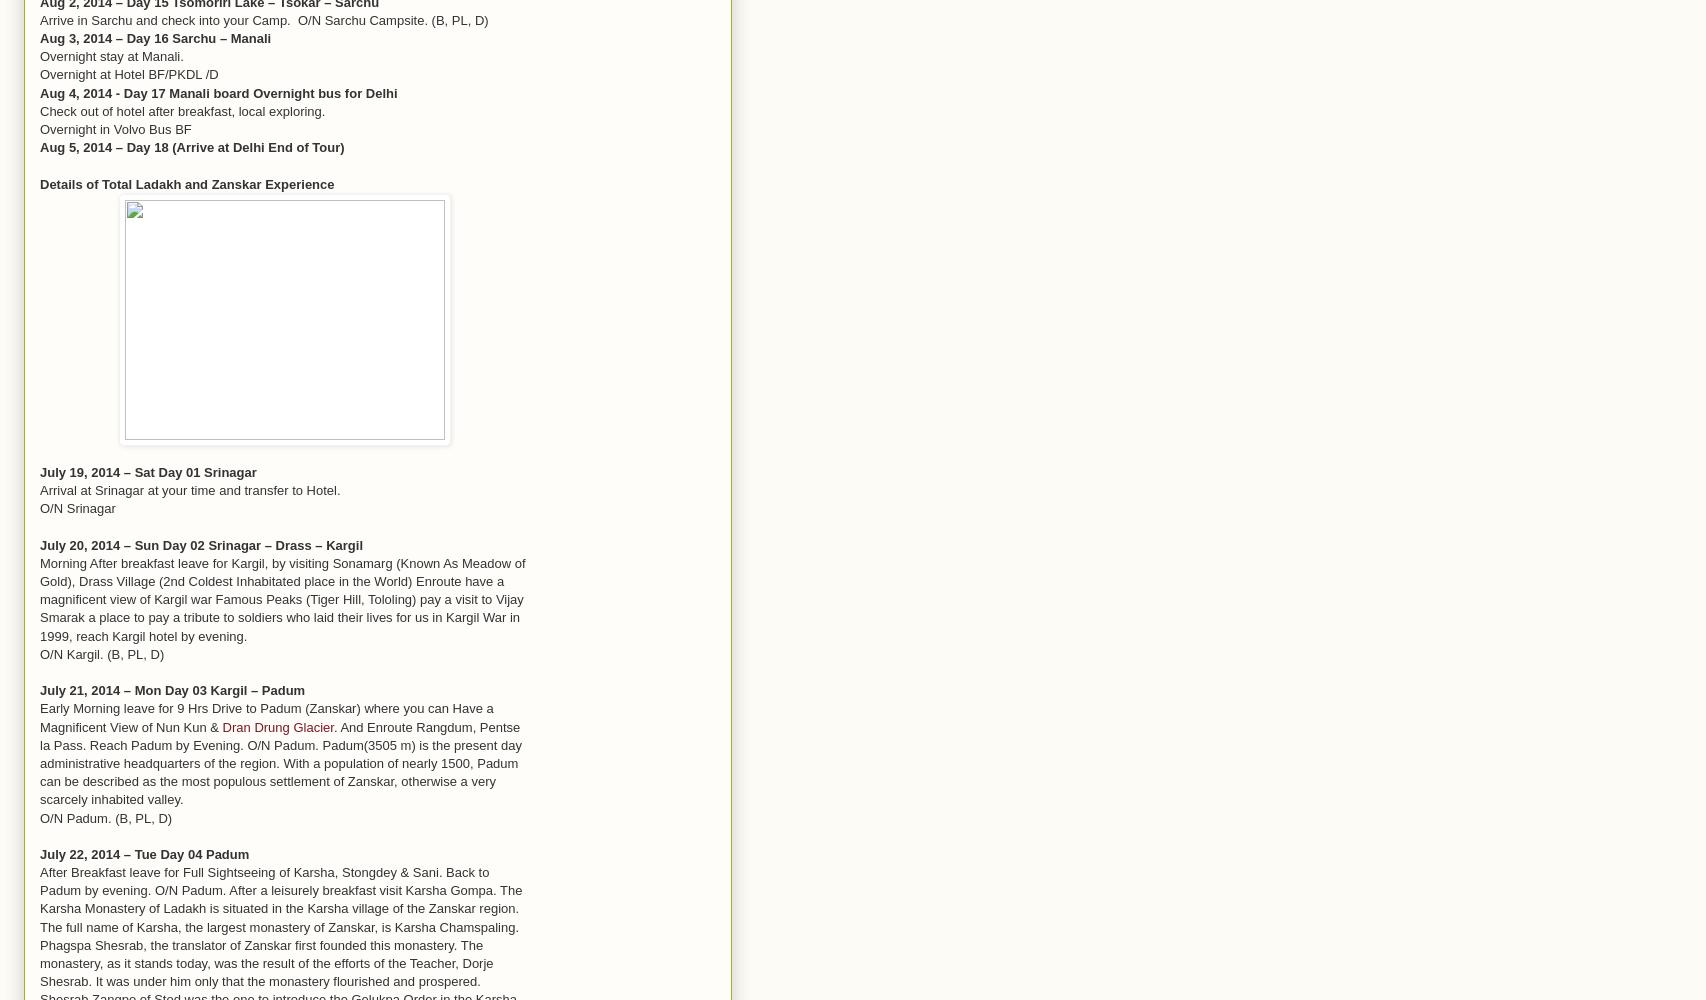 This screenshot has height=1000, width=1706. Describe the element at coordinates (39, 689) in the screenshot. I see `'July 21, 2014 – Mon Day 03 Kargil – Padum'` at that location.